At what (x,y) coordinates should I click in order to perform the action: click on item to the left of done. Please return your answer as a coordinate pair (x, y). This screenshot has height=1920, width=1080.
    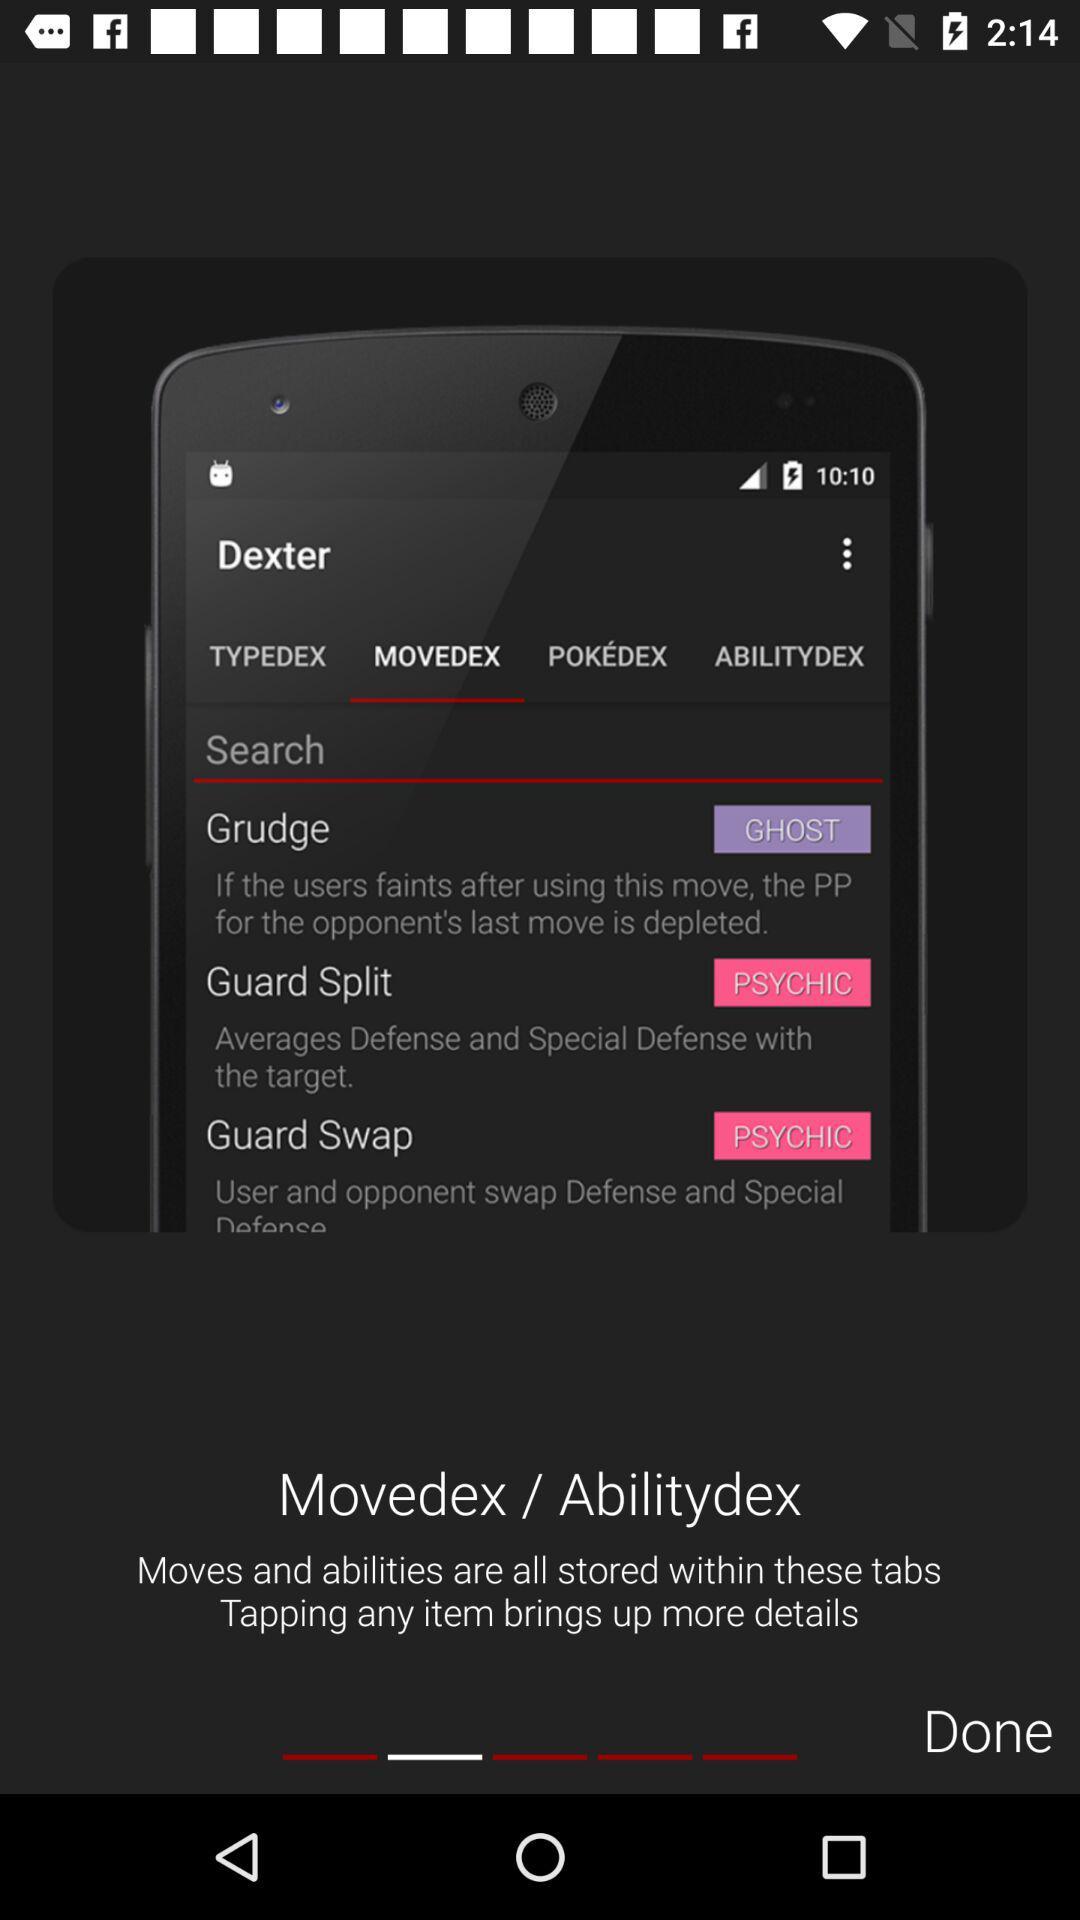
    Looking at the image, I should click on (749, 1756).